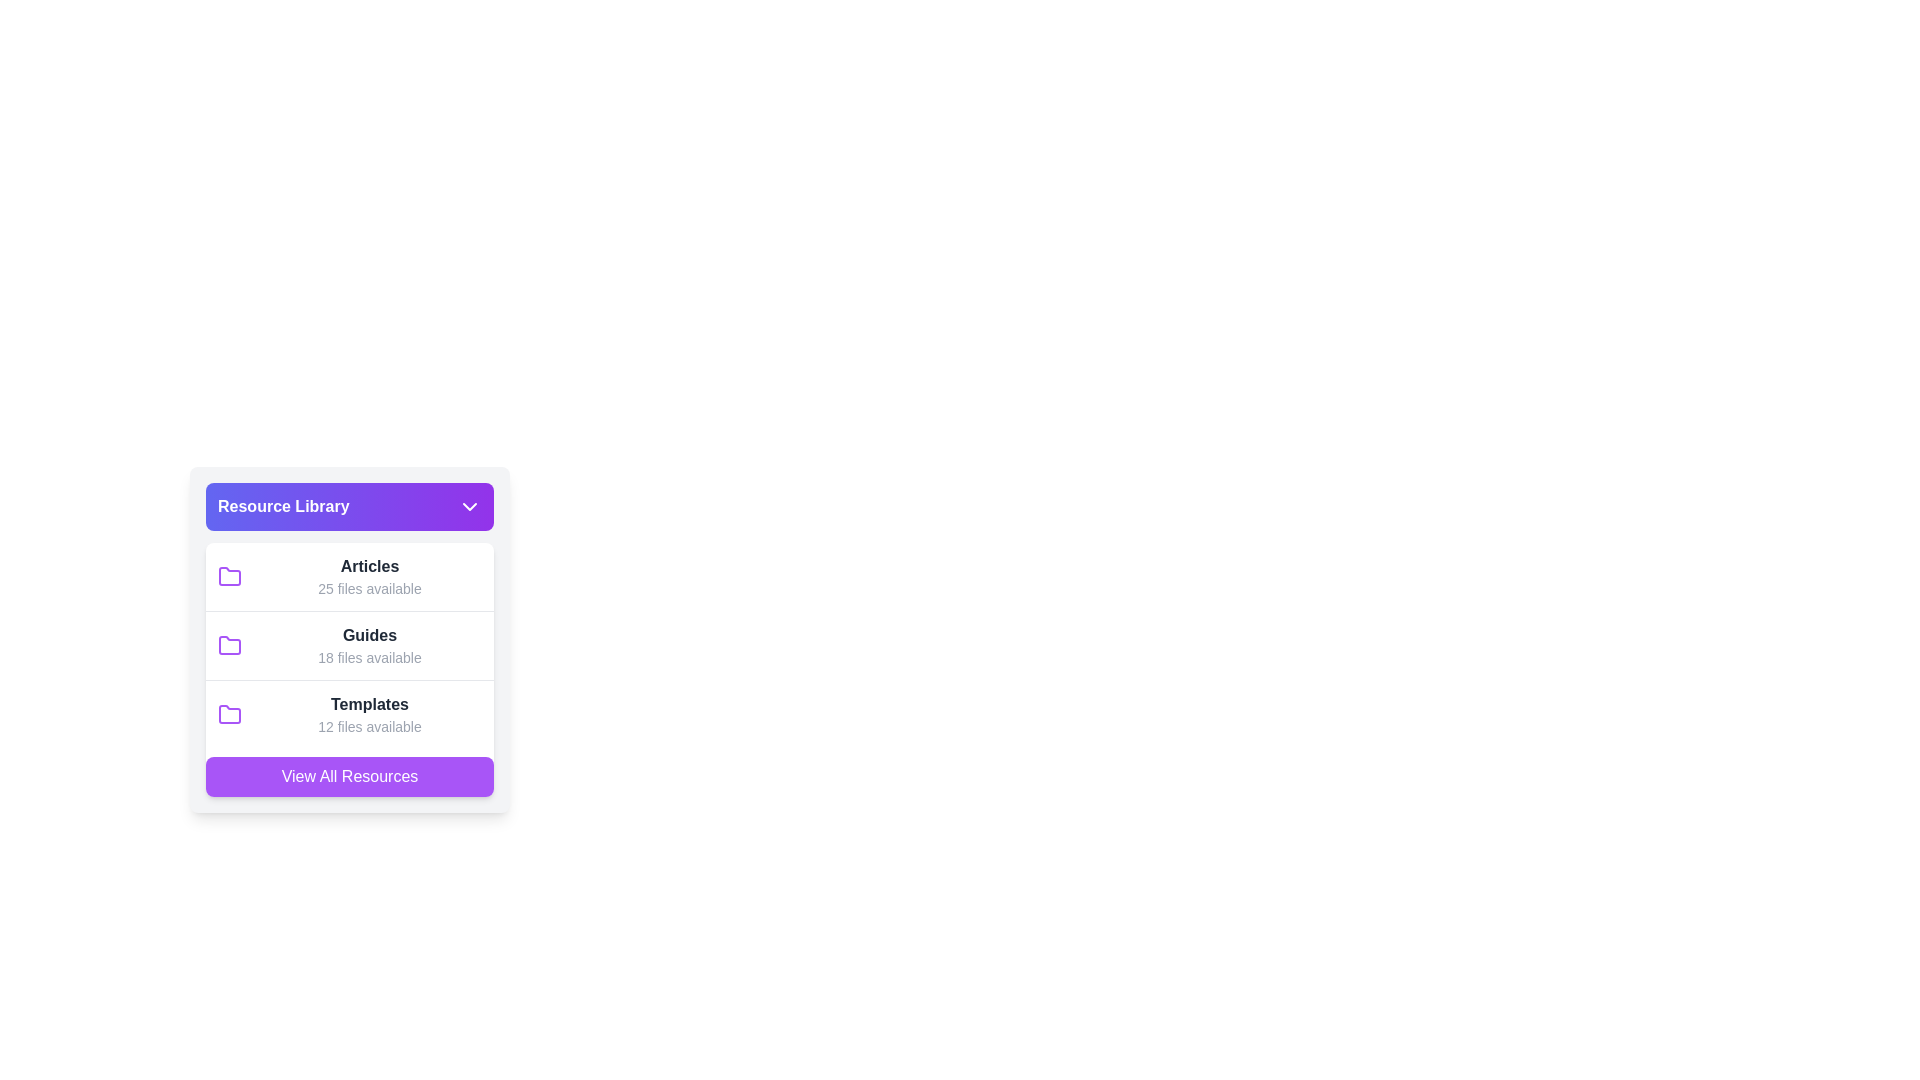  Describe the element at coordinates (230, 577) in the screenshot. I see `the SVG folder icon located in the first row under the 'Resource Library' section, to the left of the text 'Articles'` at that location.